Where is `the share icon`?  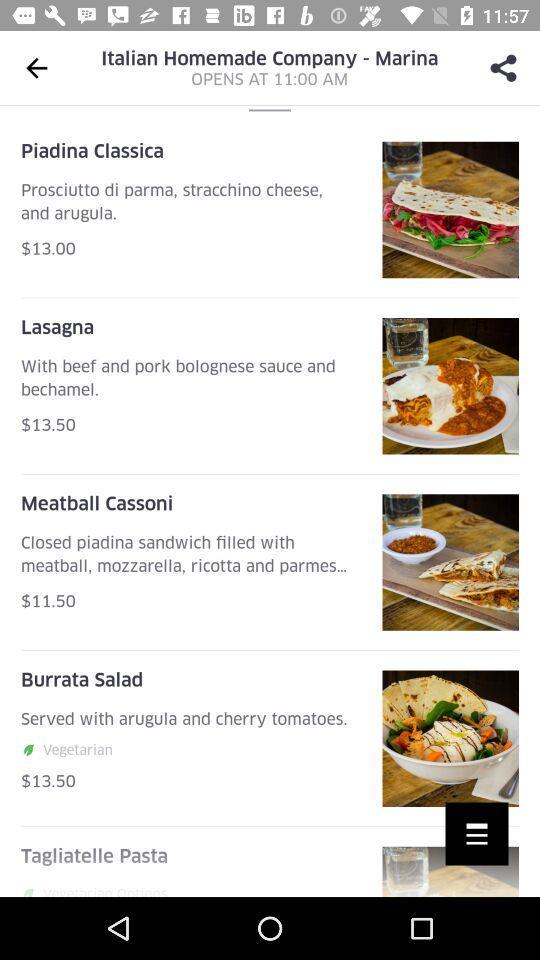 the share icon is located at coordinates (502, 68).